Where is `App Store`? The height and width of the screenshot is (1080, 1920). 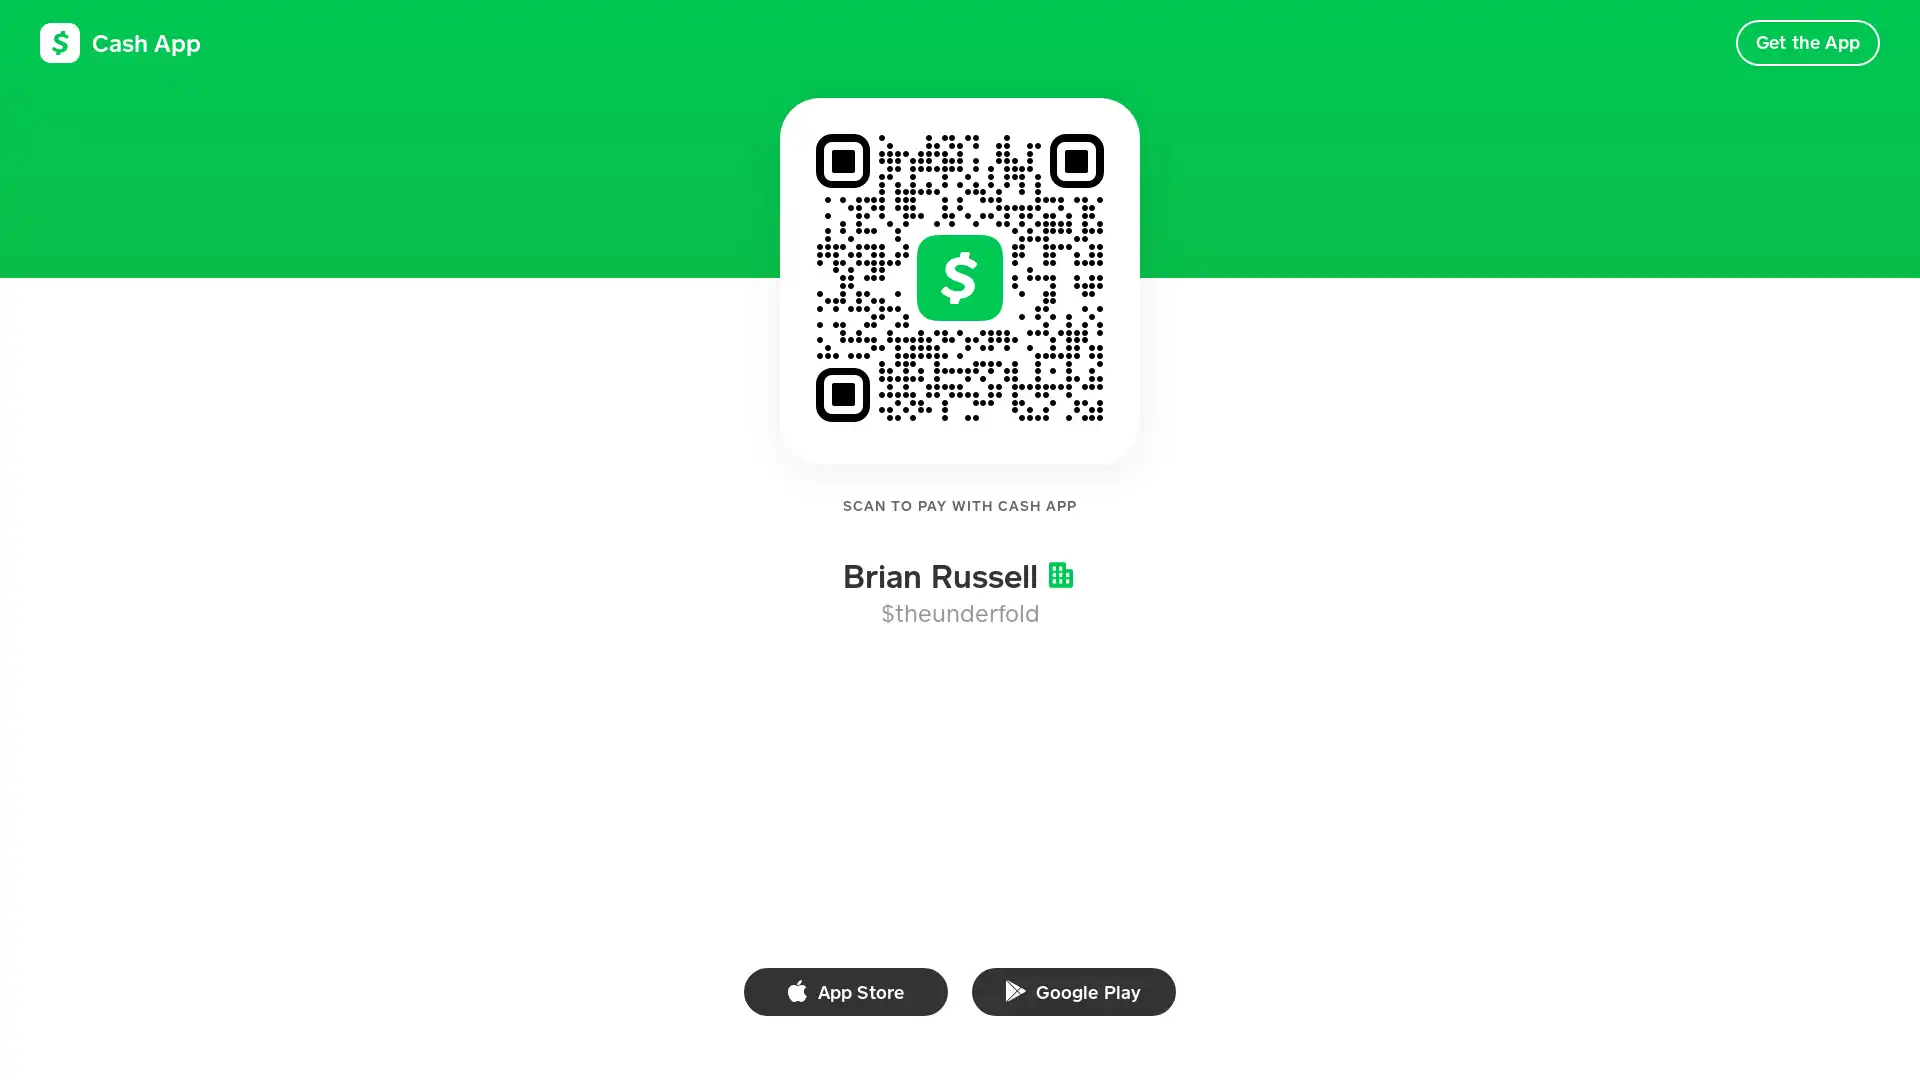
App Store is located at coordinates (845, 991).